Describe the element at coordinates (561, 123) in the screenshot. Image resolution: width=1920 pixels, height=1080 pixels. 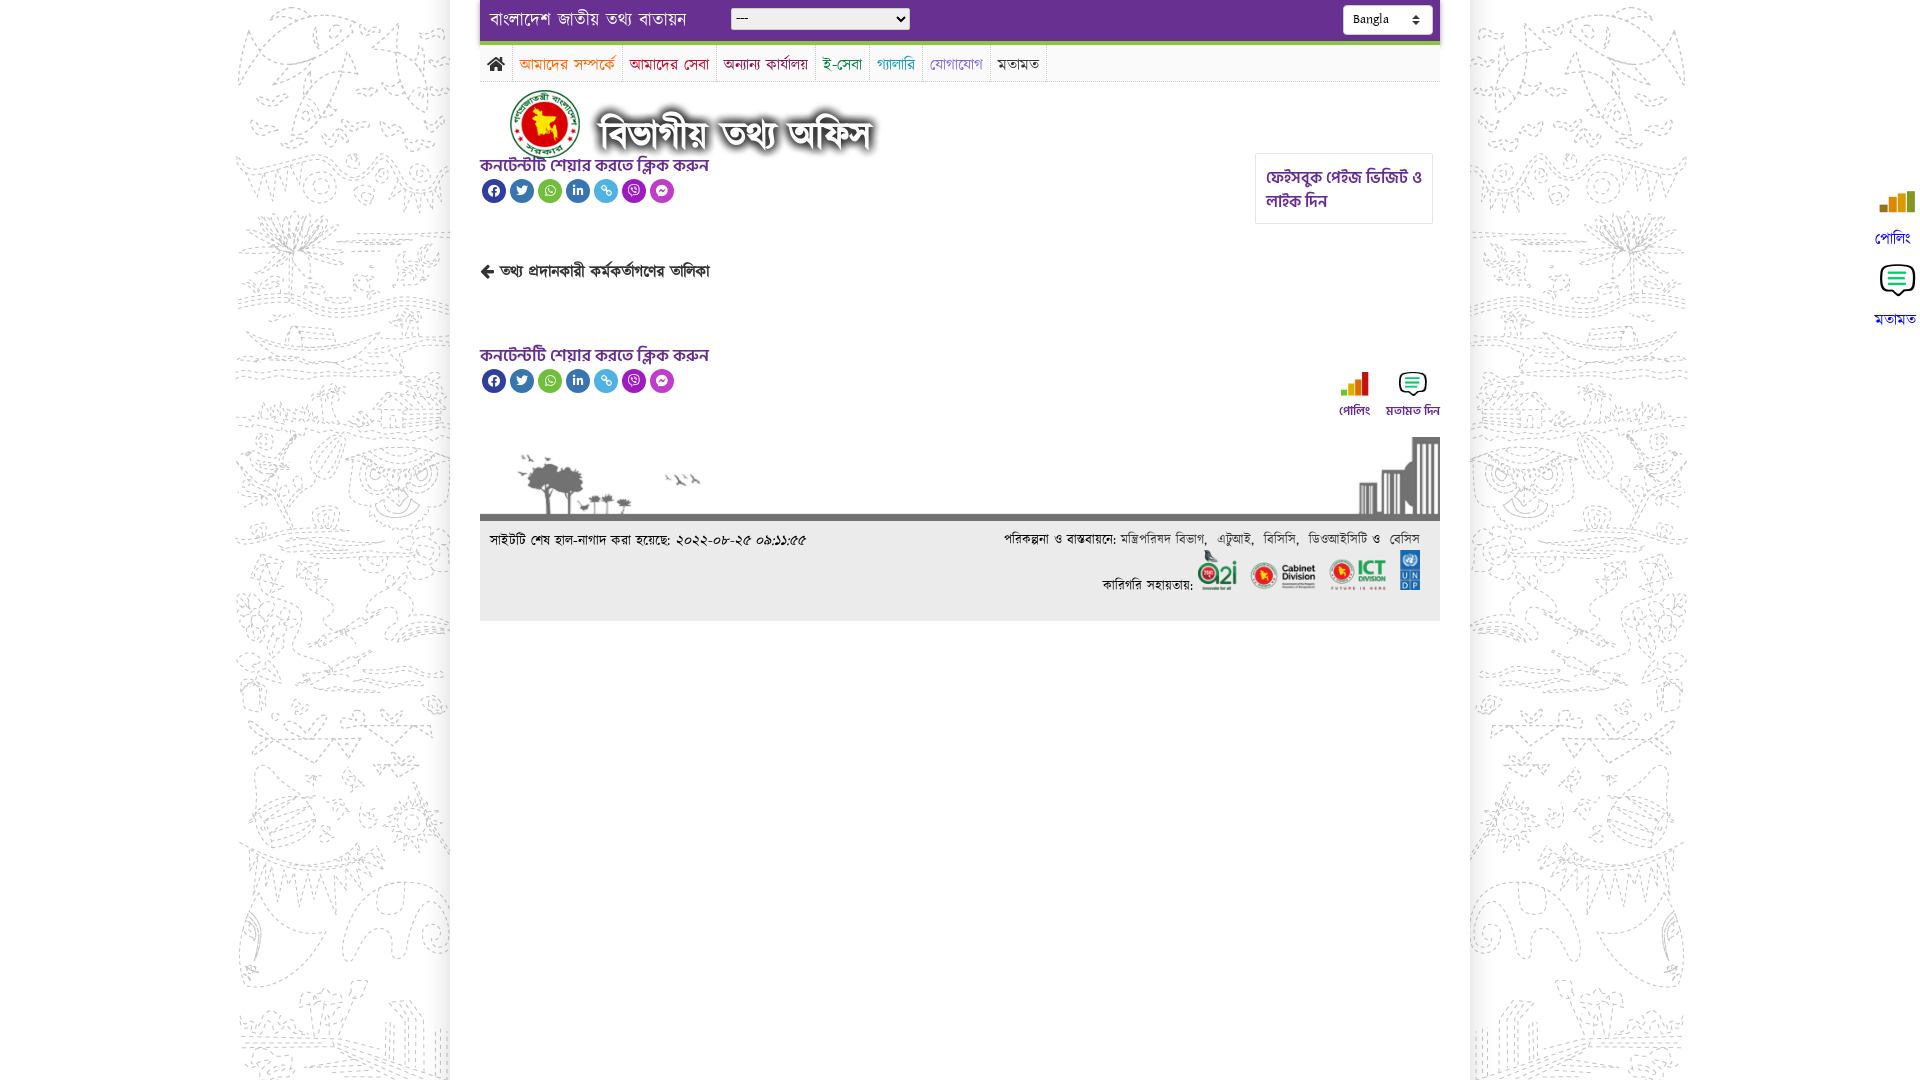
I see `'` at that location.